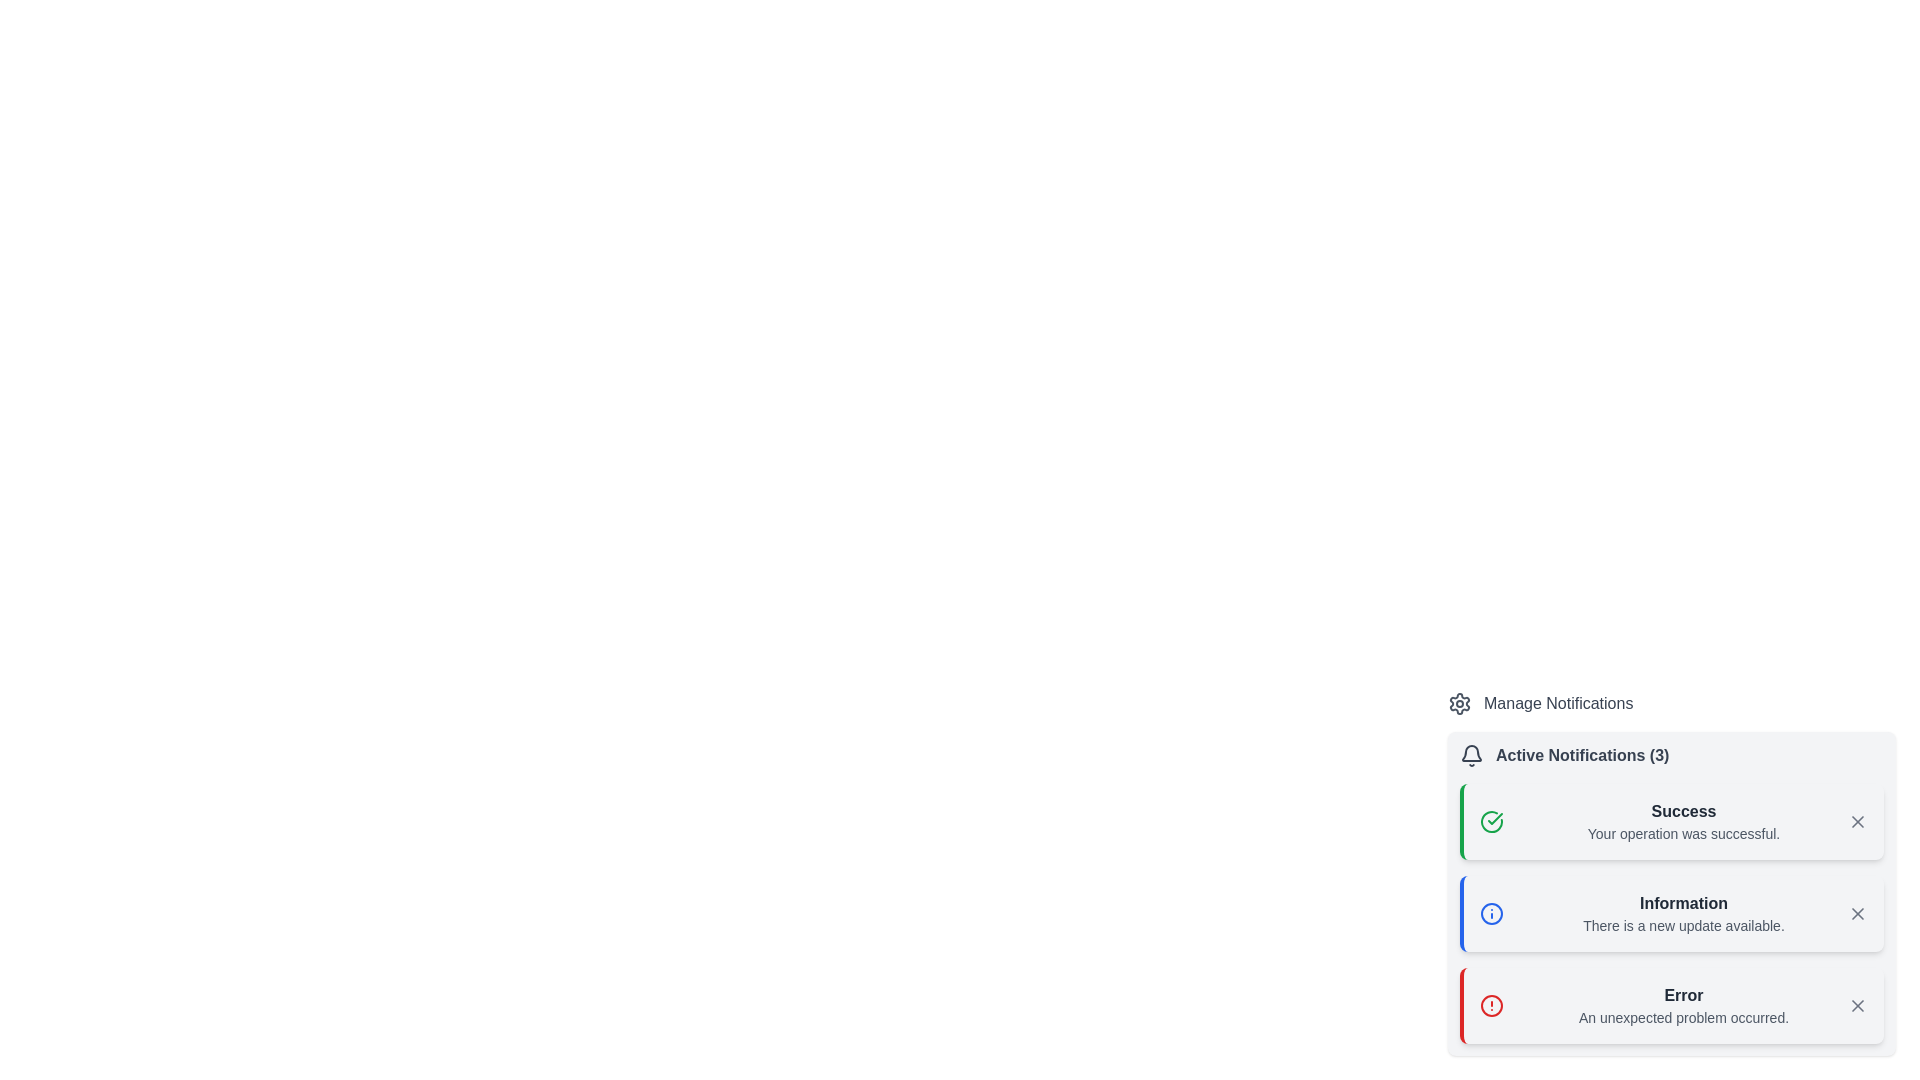 Image resolution: width=1920 pixels, height=1080 pixels. I want to click on the close icon located in the upper-right corner of the notification block, so click(1856, 1006).